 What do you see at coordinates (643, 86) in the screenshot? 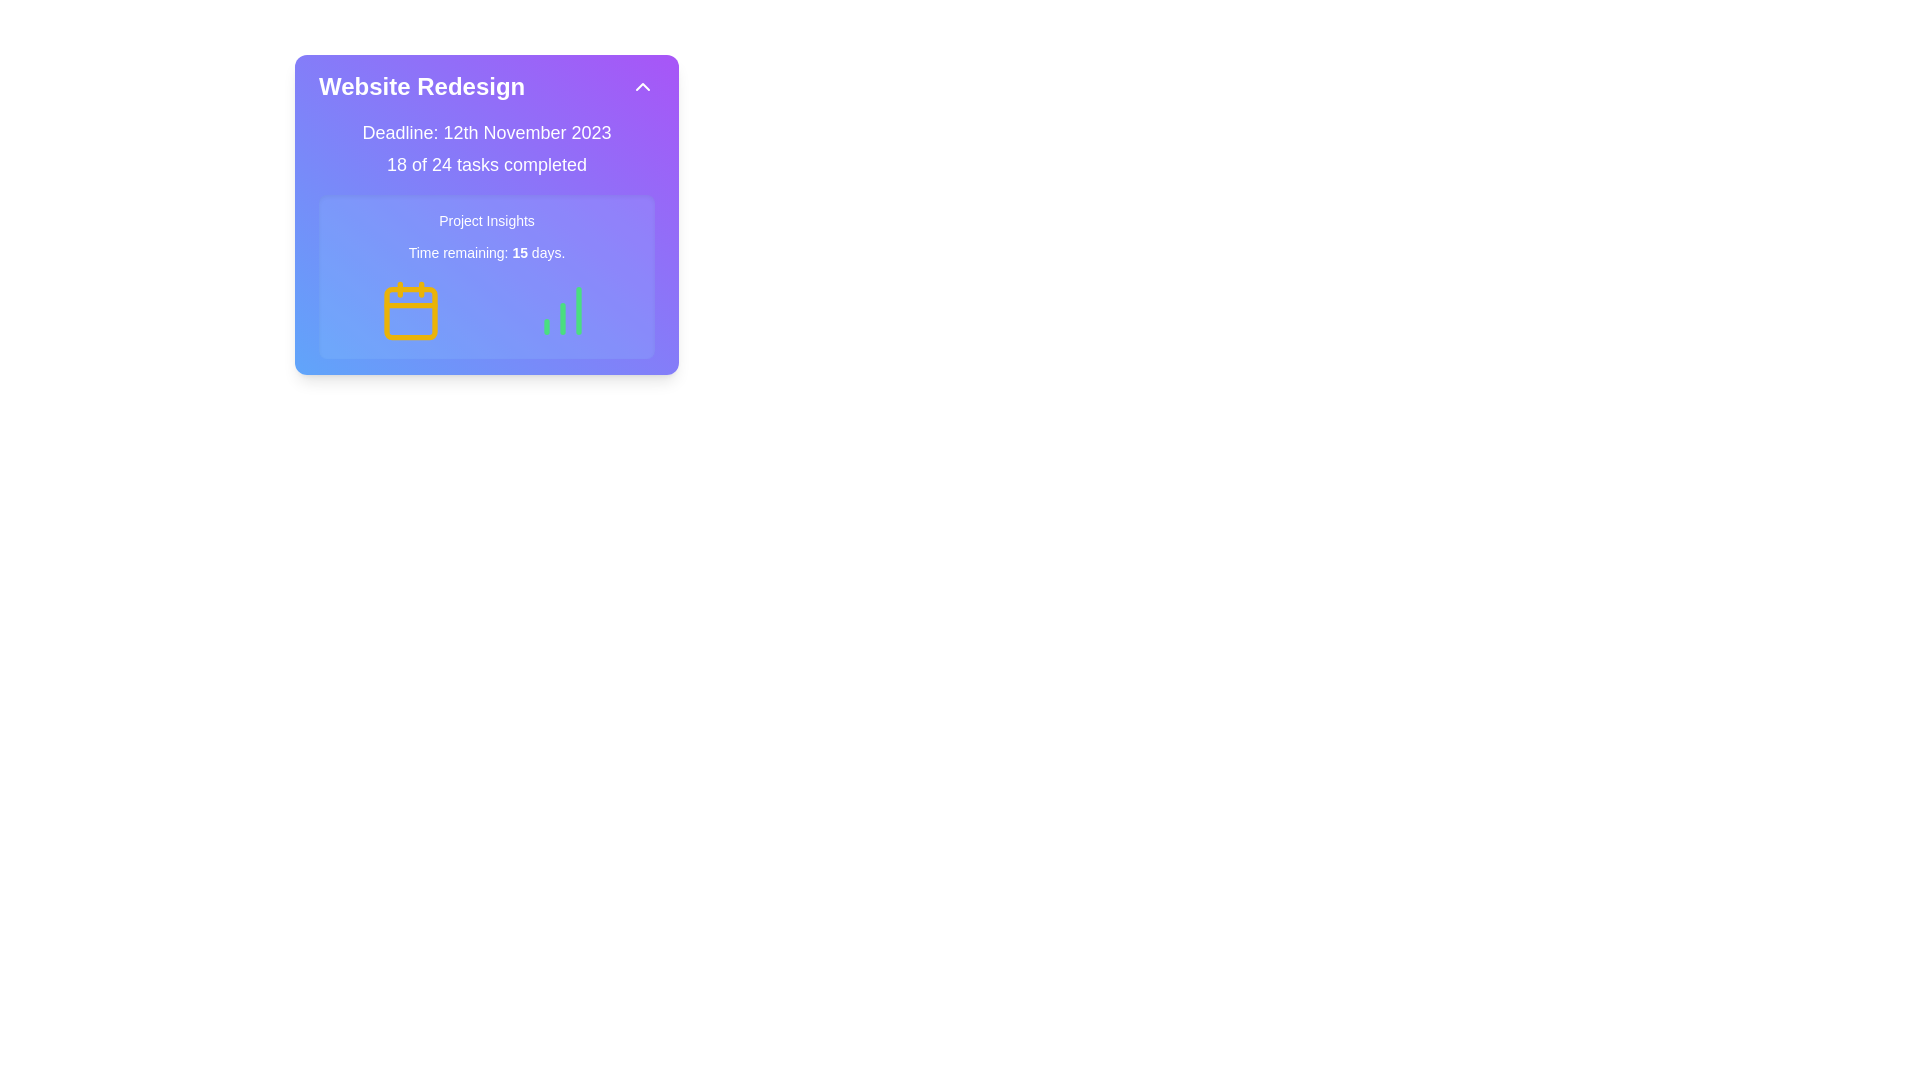
I see `the chevron icon button located in the upper-right corner of the 'Website Redesign' card` at bounding box center [643, 86].